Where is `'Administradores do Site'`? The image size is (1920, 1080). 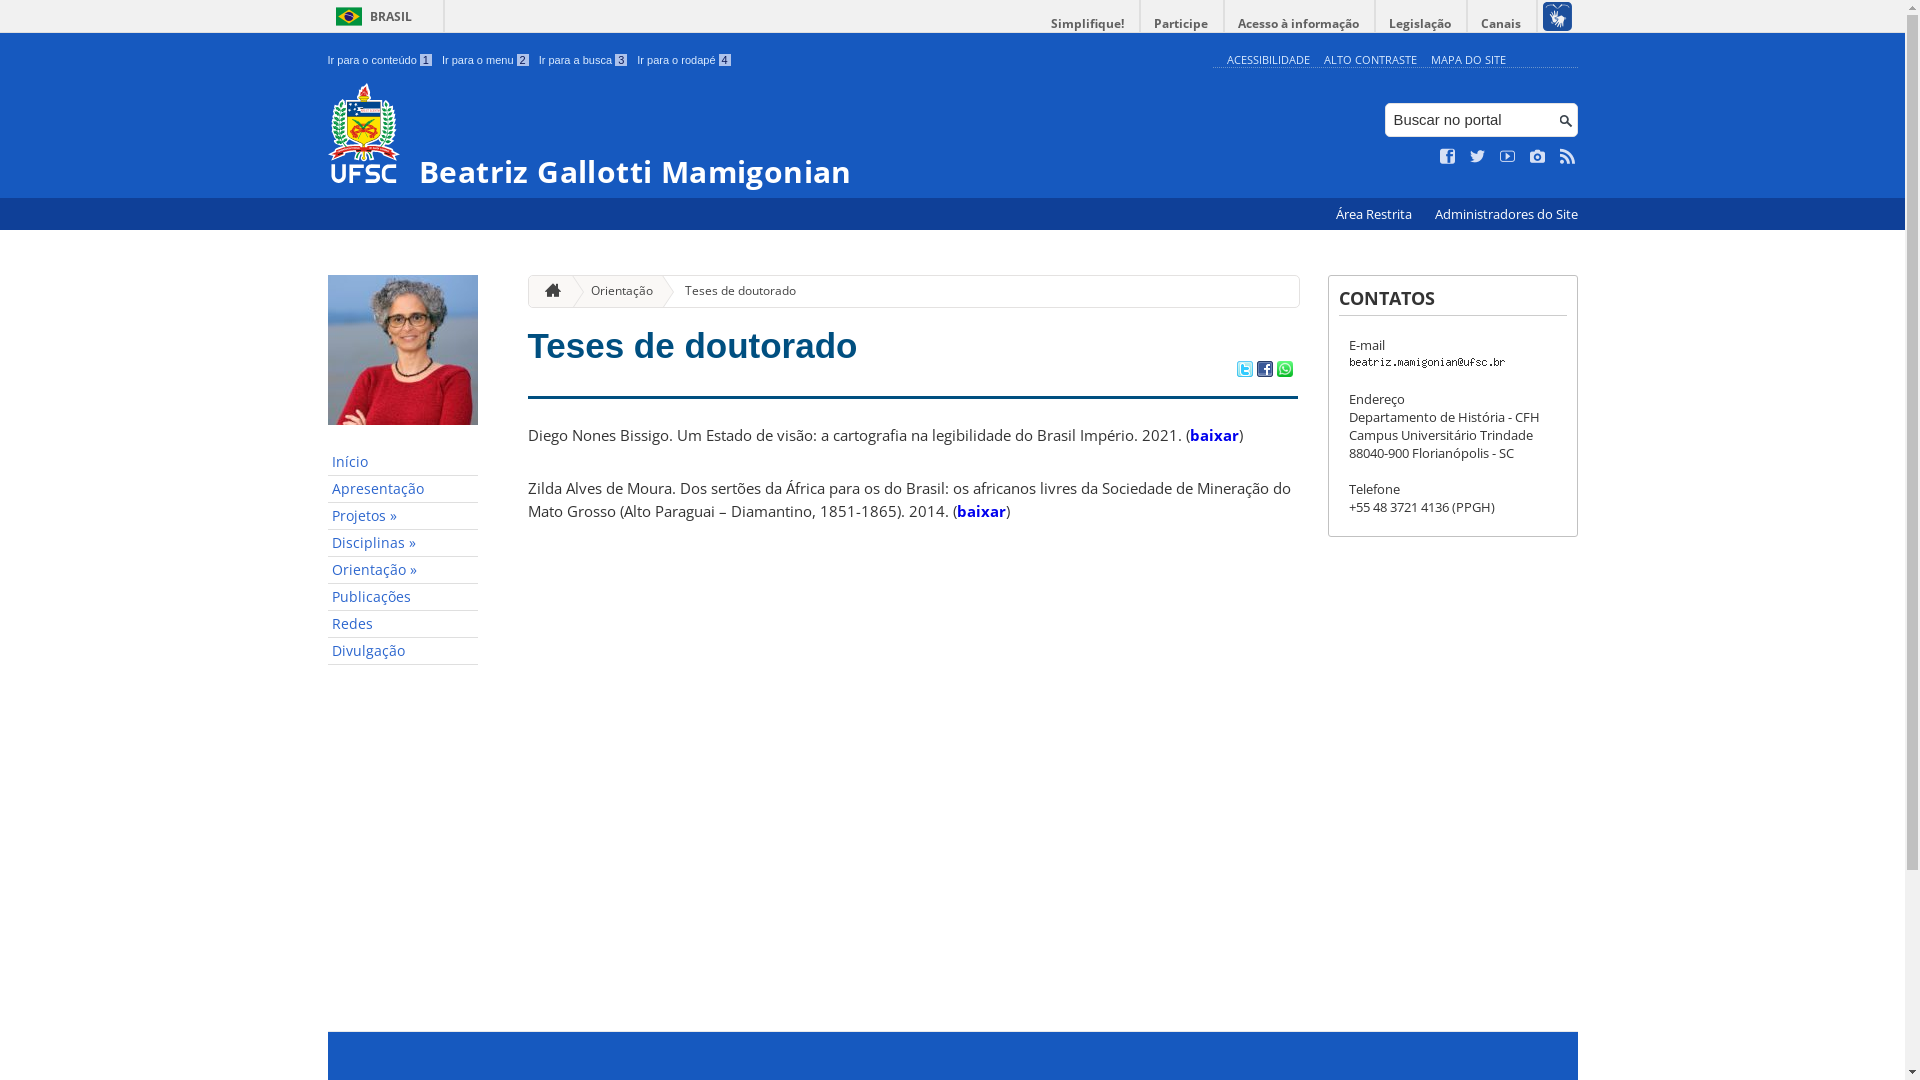 'Administradores do Site' is located at coordinates (1505, 214).